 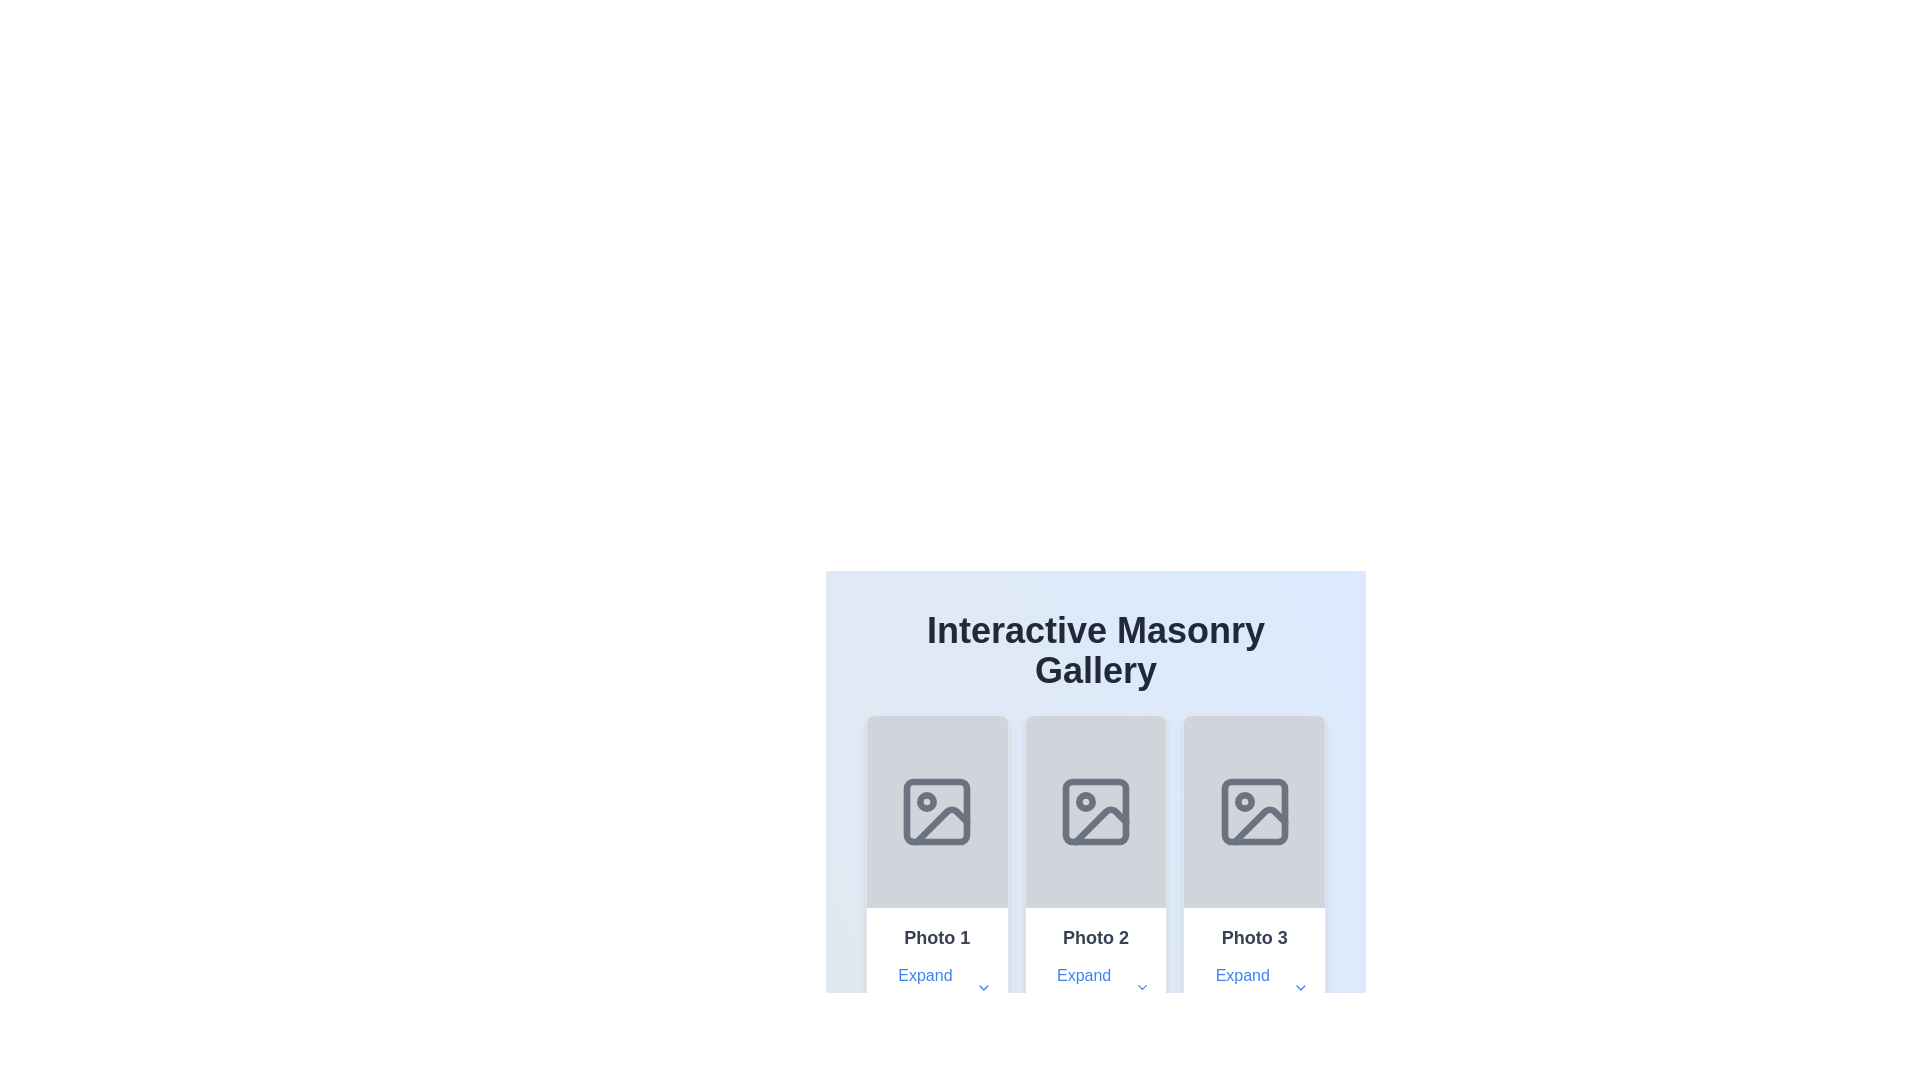 I want to click on the icon positioned to the right of the text 'Expand Details' in the bottom-middle portion of the card under 'Interactive Masonry Gallery', so click(x=983, y=986).